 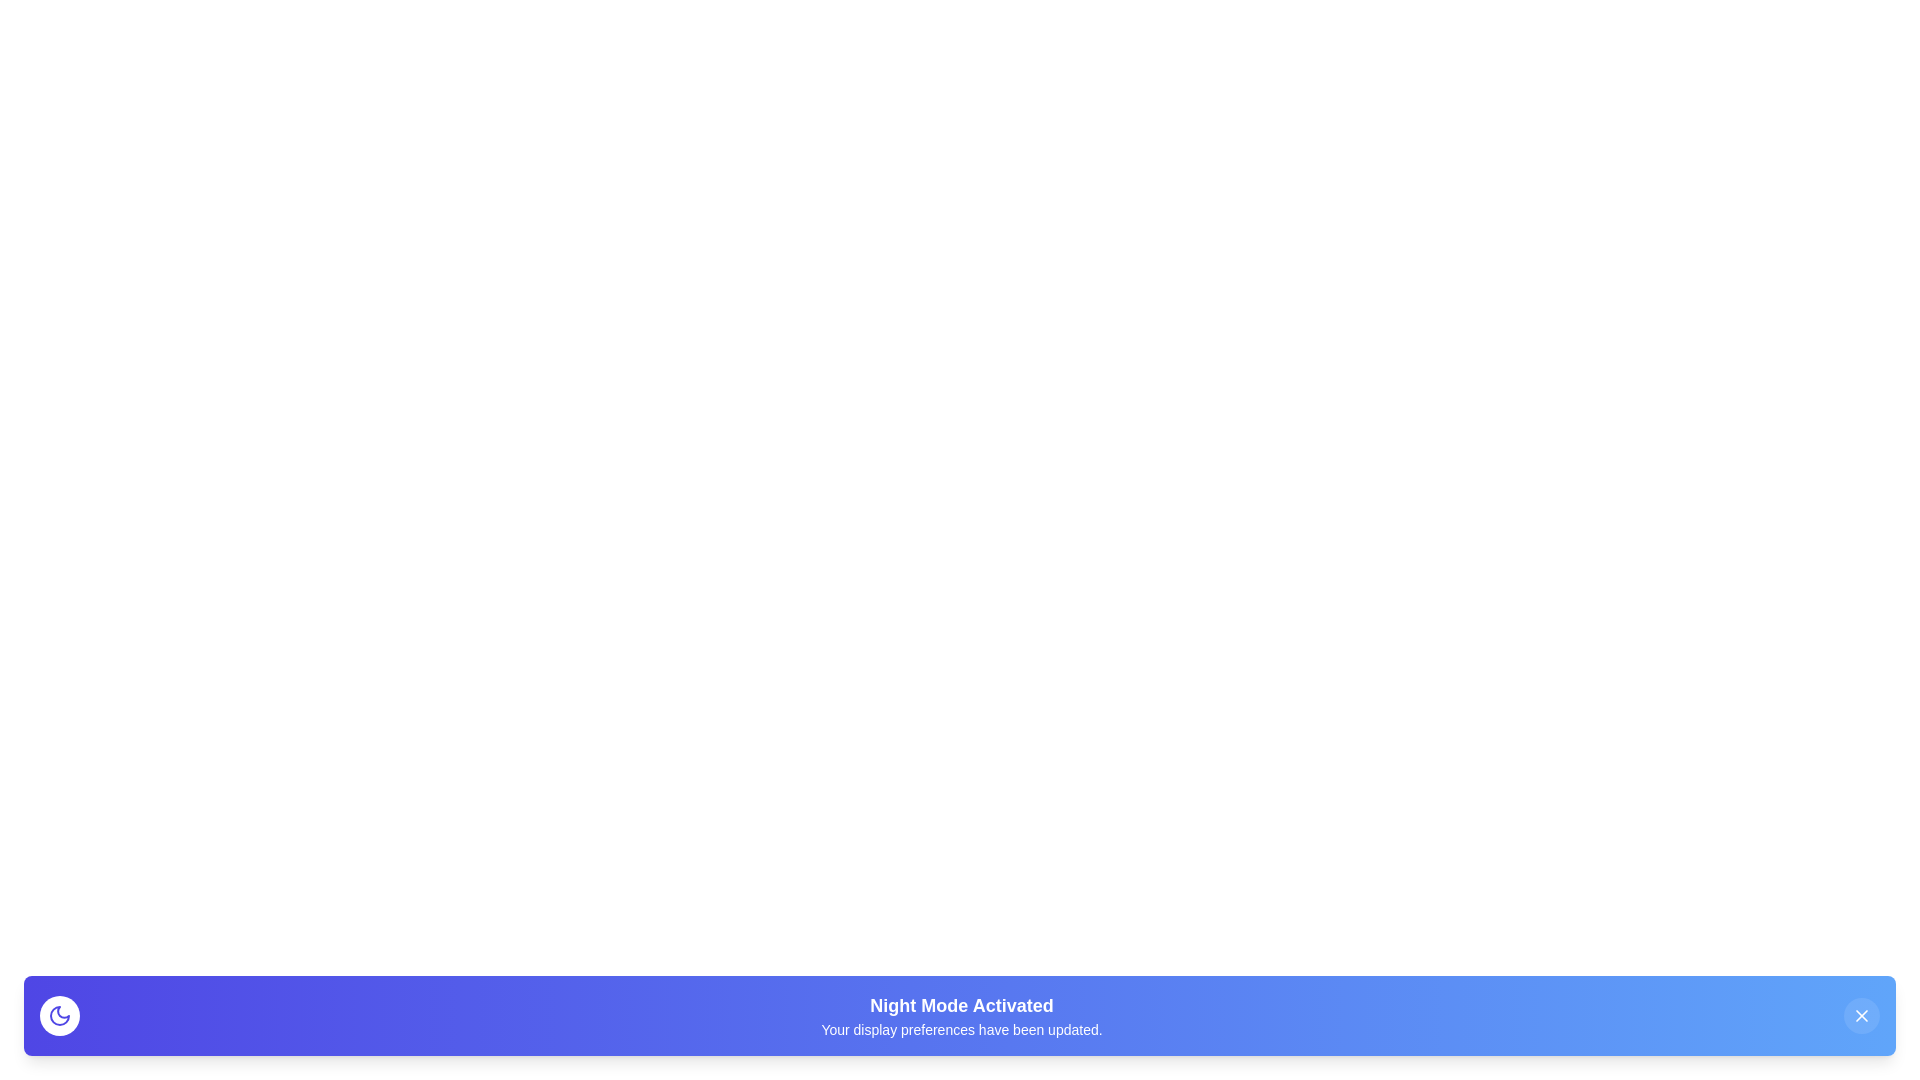 What do you see at coordinates (59, 1015) in the screenshot?
I see `the decorative moon icon` at bounding box center [59, 1015].